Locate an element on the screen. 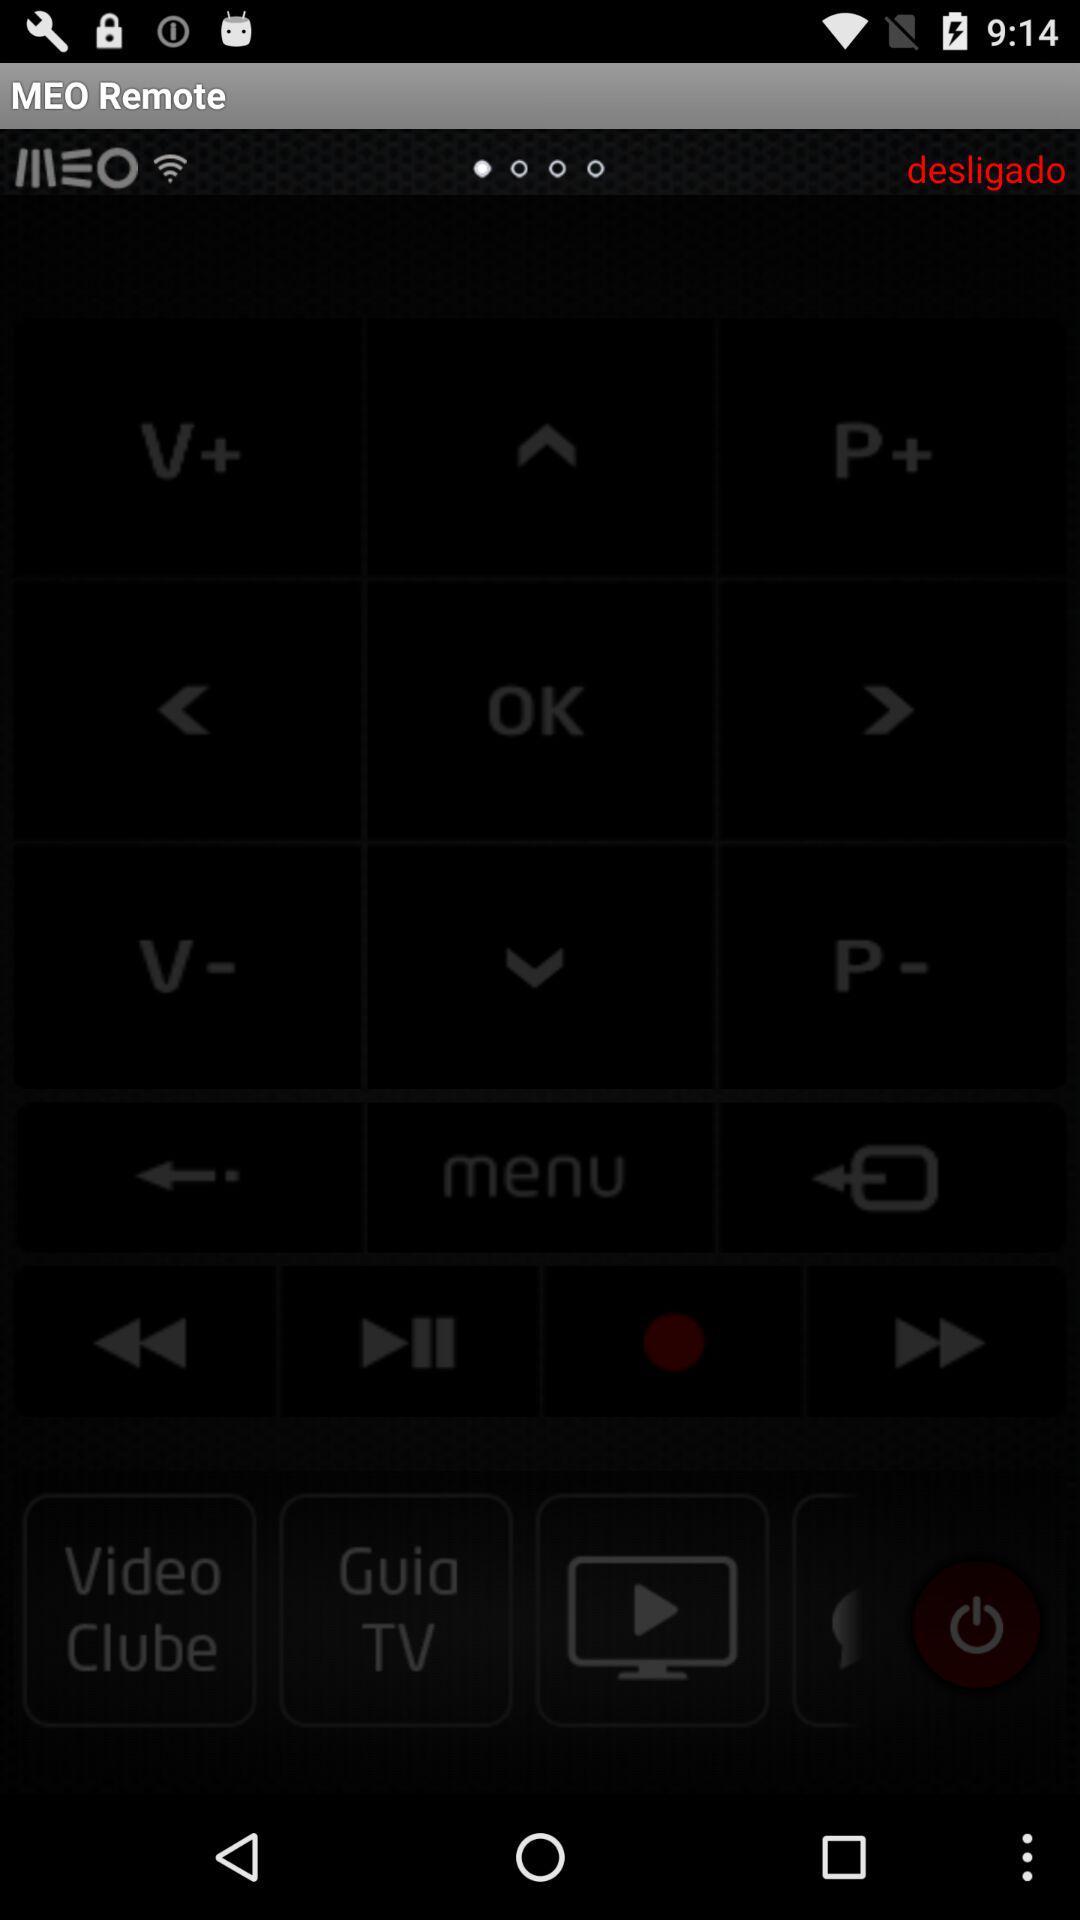 The height and width of the screenshot is (1920, 1080). the desligado app is located at coordinates (985, 168).